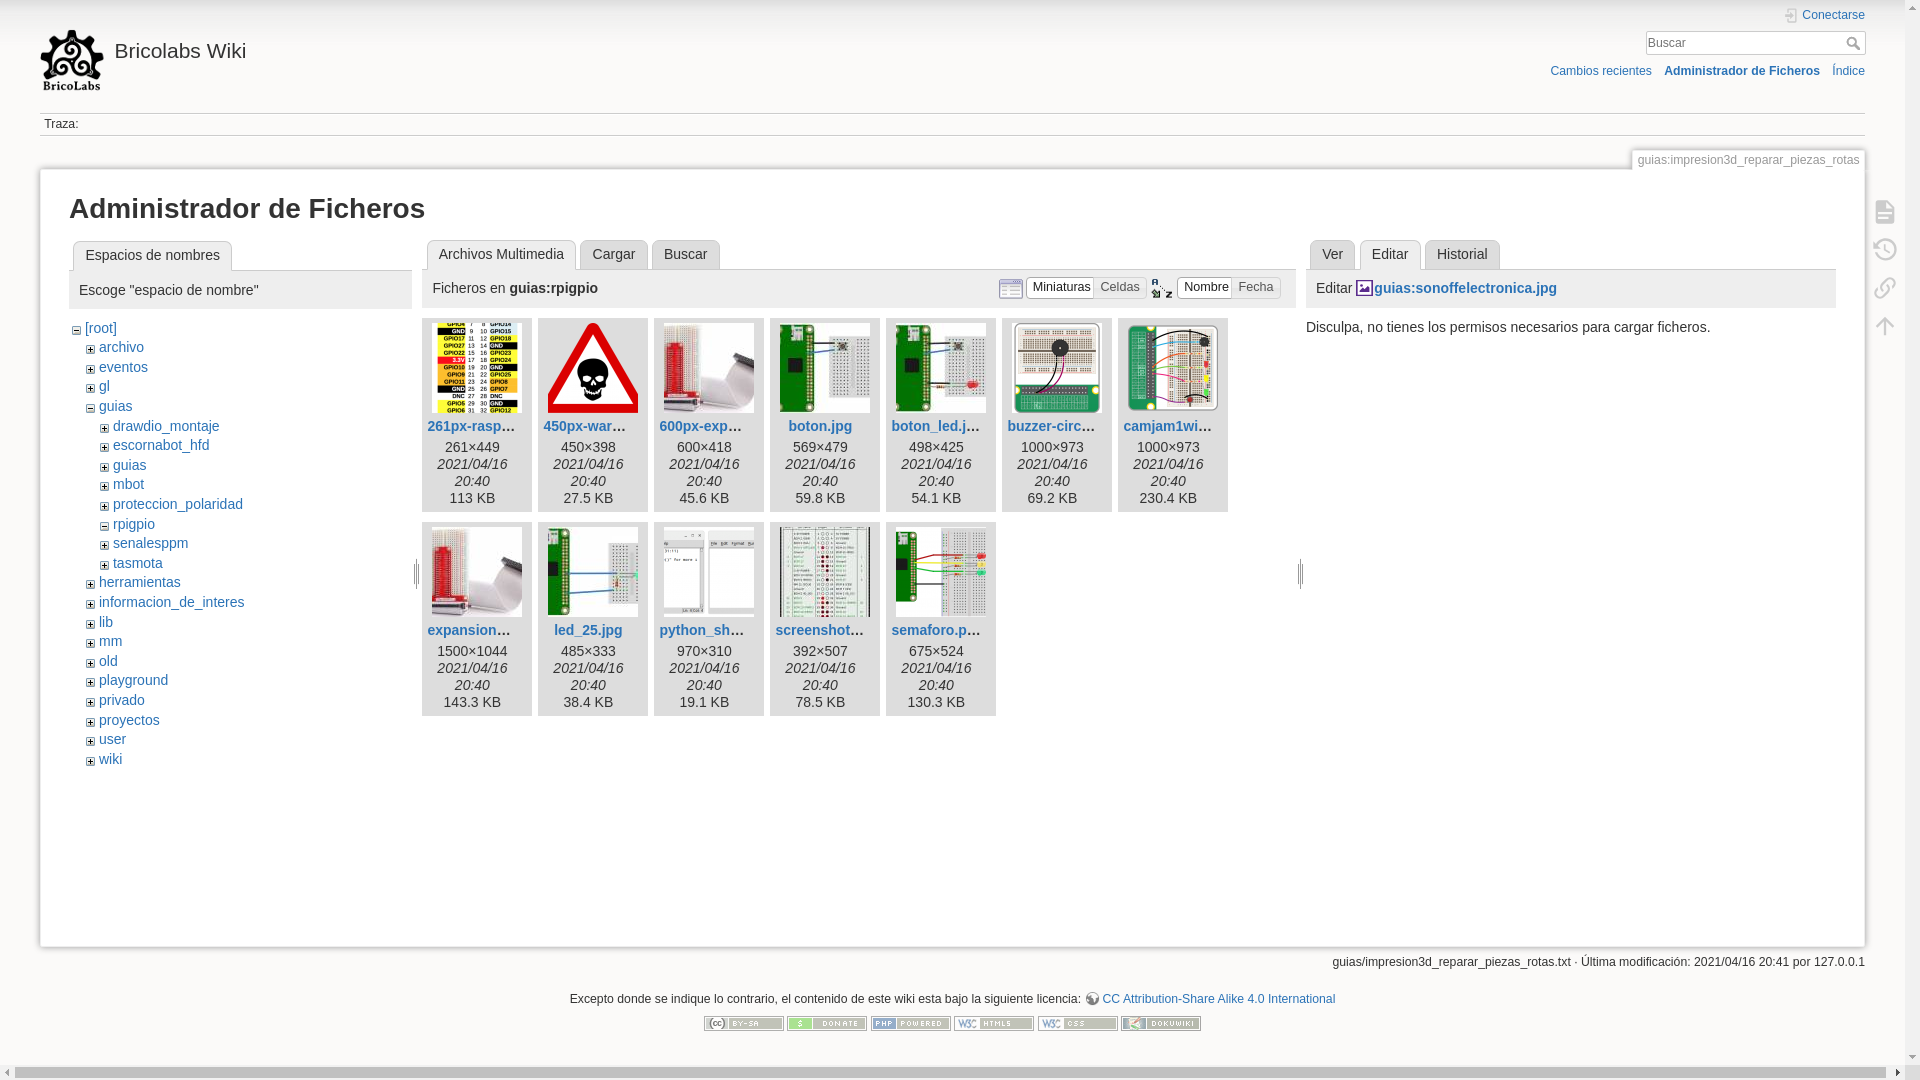 The width and height of the screenshot is (1920, 1080). What do you see at coordinates (177, 503) in the screenshot?
I see `'proteccion_polaridad'` at bounding box center [177, 503].